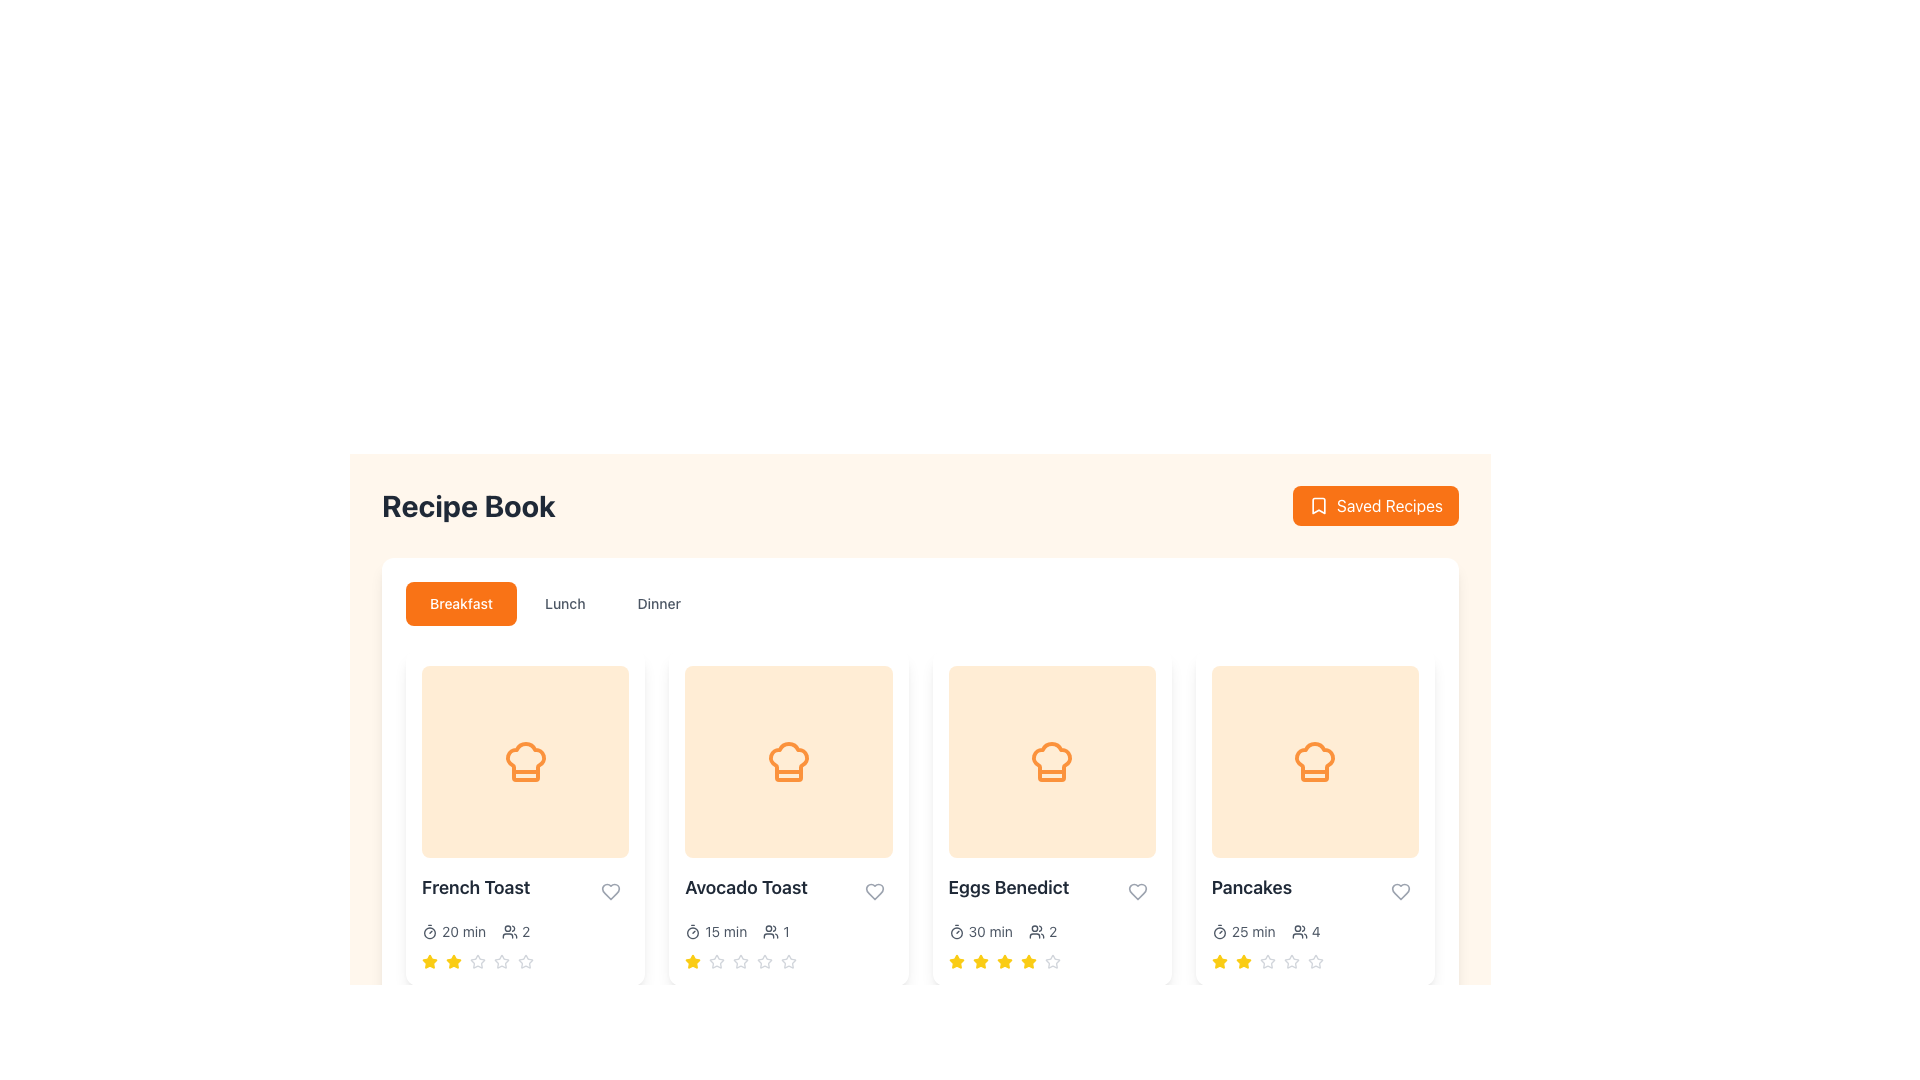 The image size is (1920, 1080). I want to click on the icon indicating the number of people associated with the 'Pancakes' recipe, which displays the number 4 next to an avatar icon, so click(1299, 932).